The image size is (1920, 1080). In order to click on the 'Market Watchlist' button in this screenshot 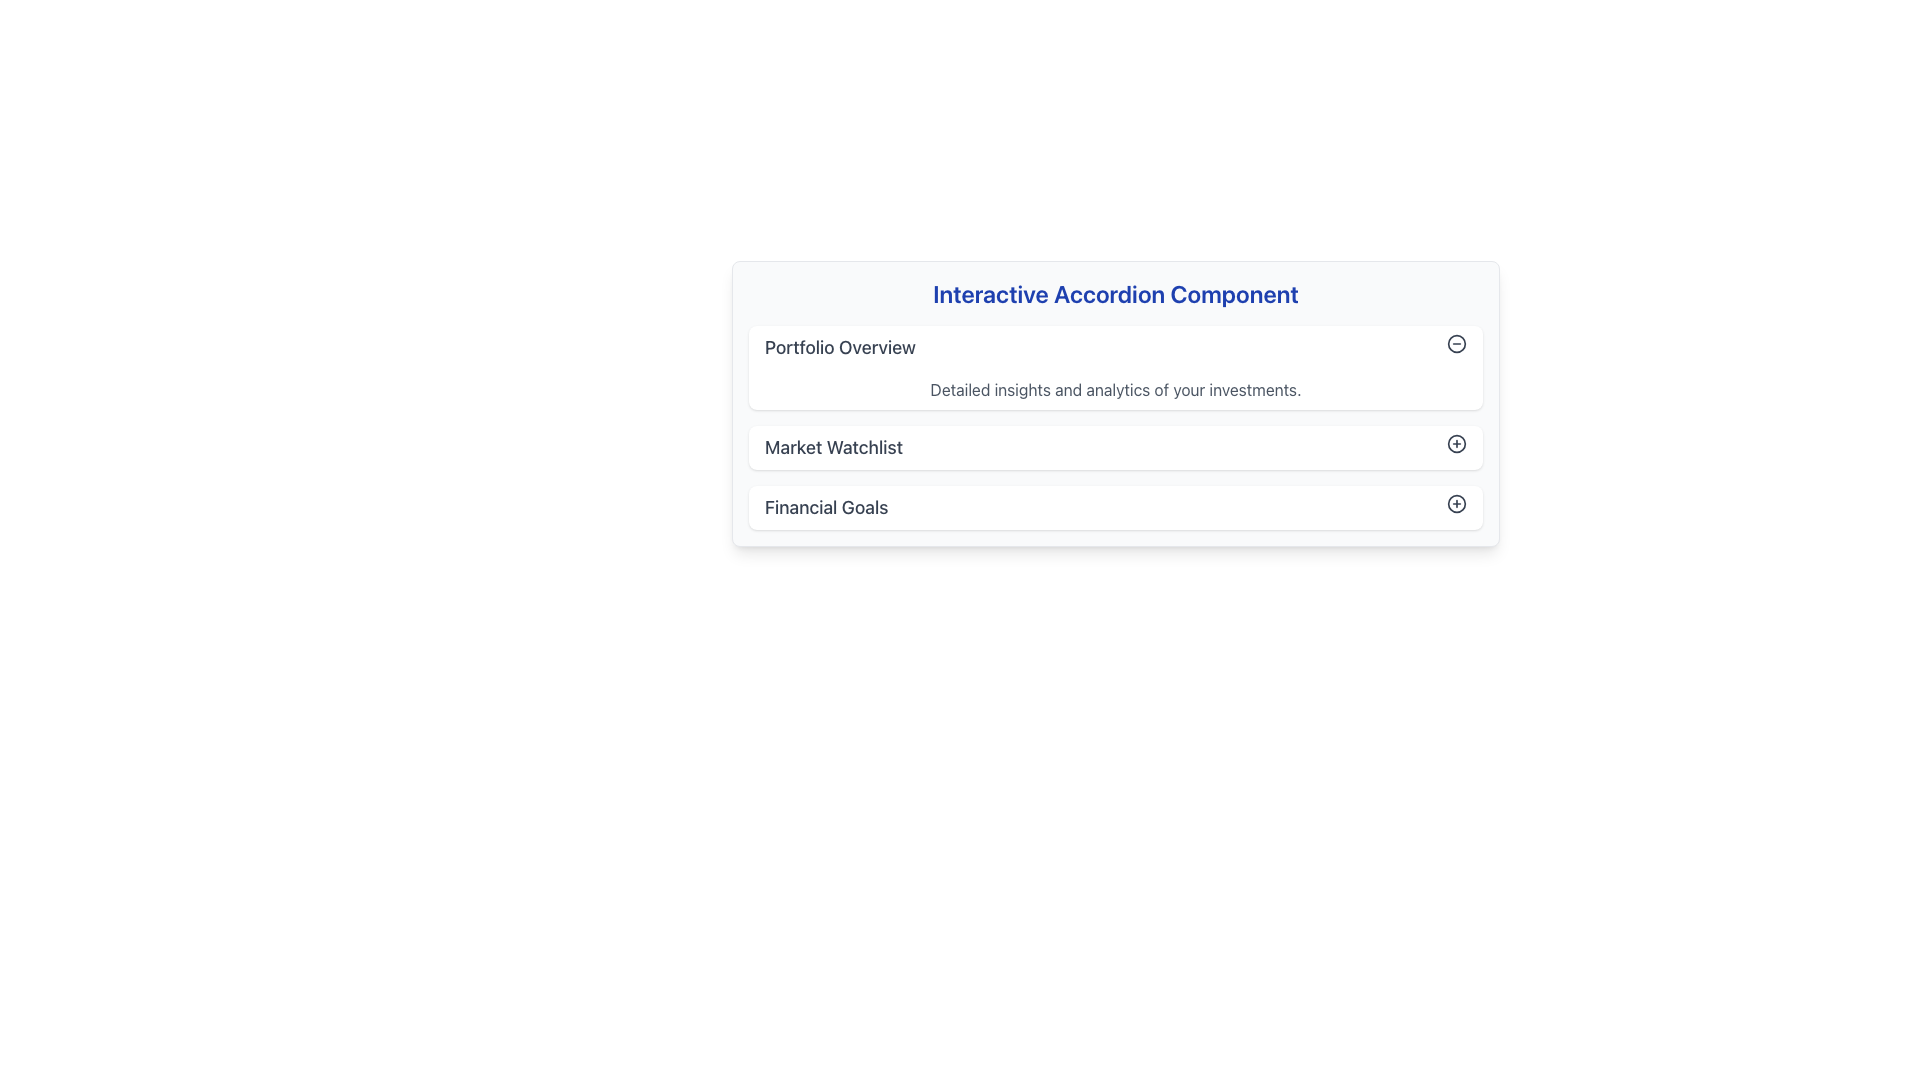, I will do `click(1115, 446)`.